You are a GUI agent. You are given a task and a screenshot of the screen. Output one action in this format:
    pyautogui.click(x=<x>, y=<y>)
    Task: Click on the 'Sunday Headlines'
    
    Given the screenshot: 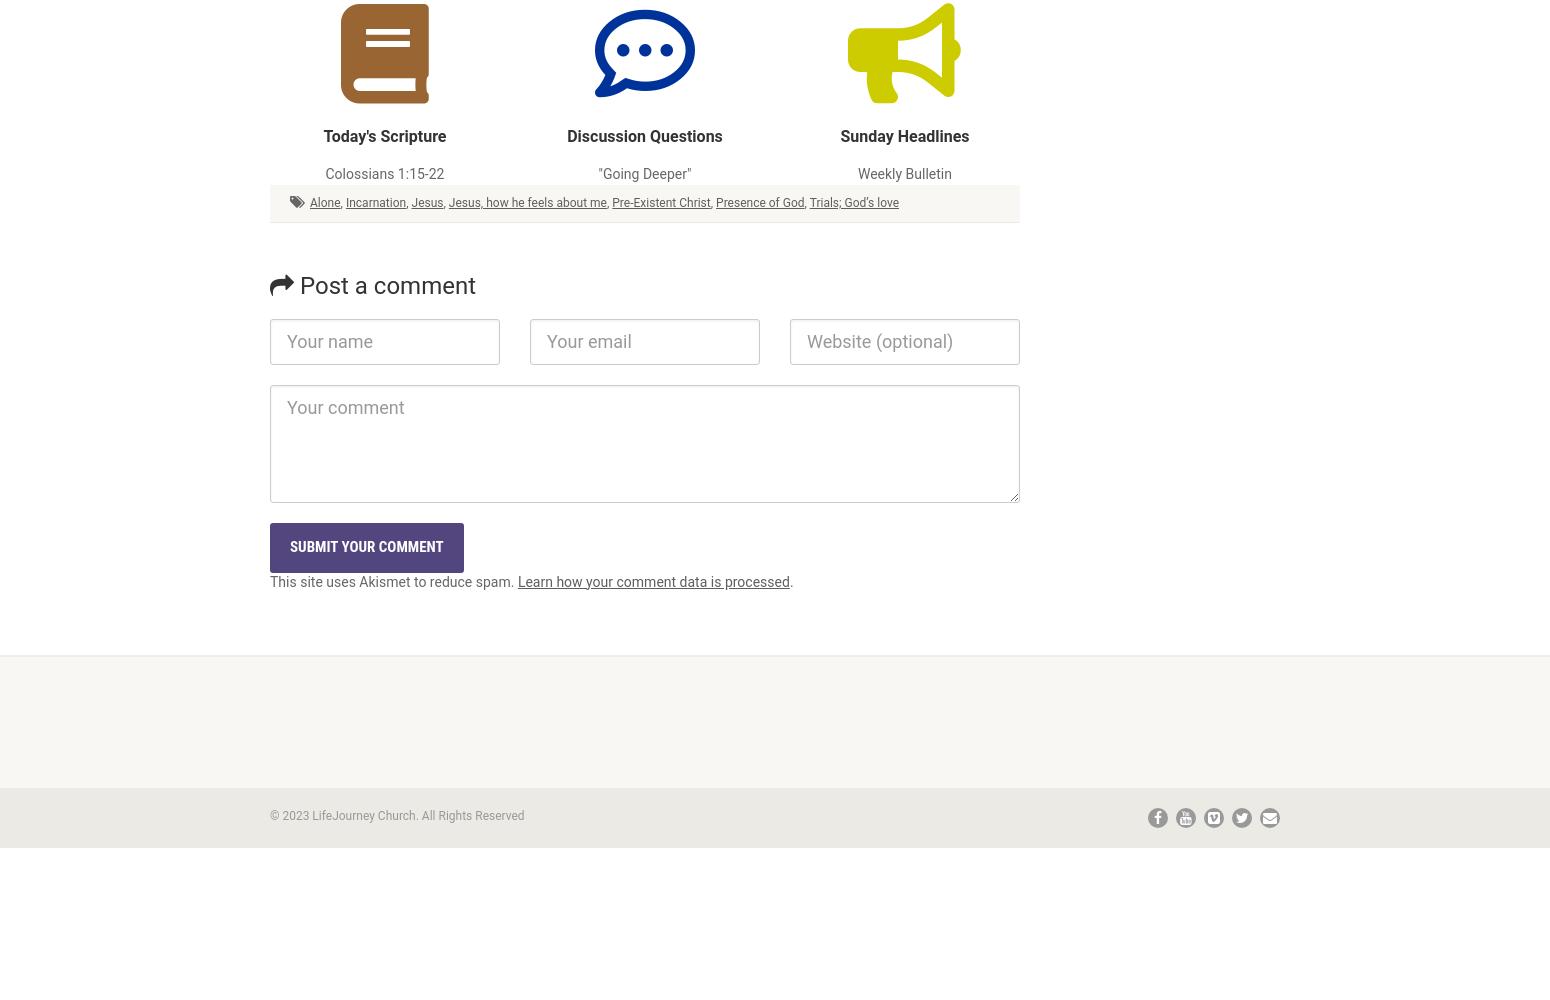 What is the action you would take?
    pyautogui.click(x=904, y=136)
    